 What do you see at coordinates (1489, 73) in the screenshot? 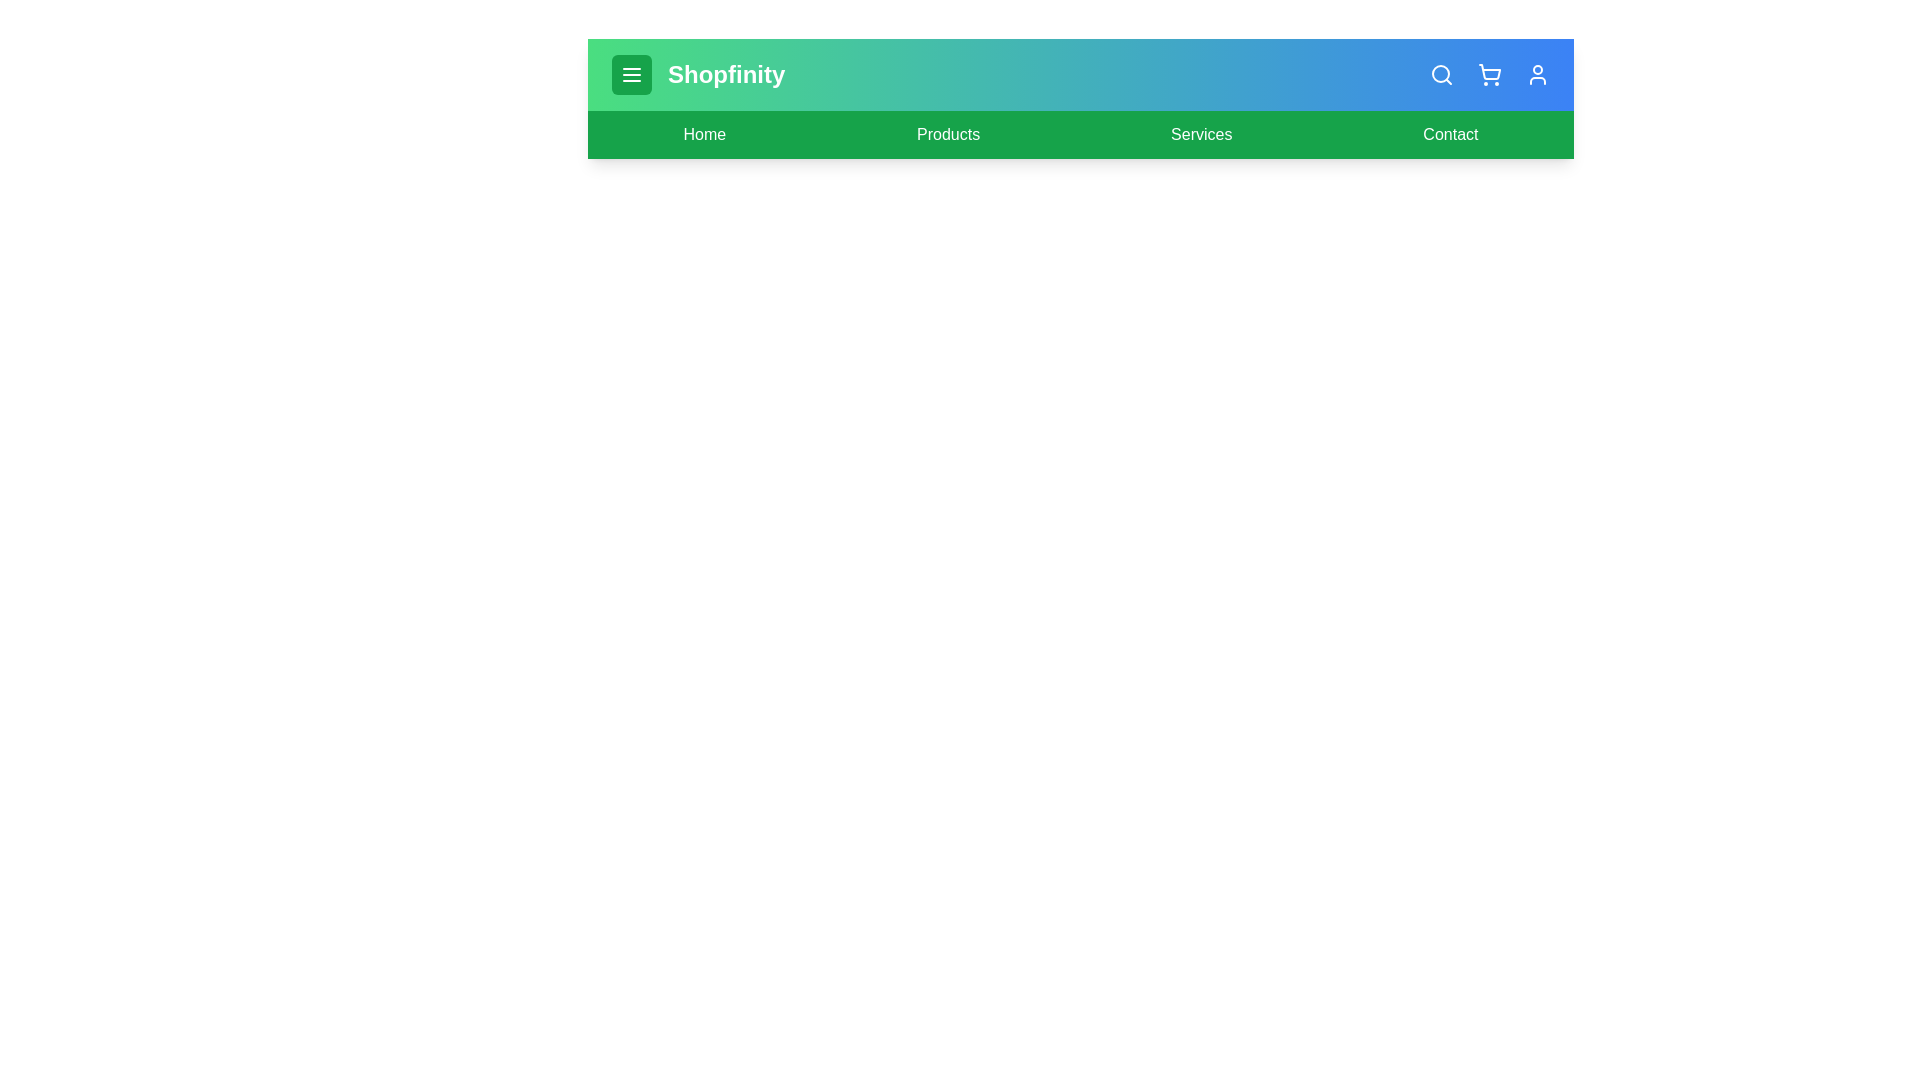
I see `the shopping cart icon to view the cart` at bounding box center [1489, 73].